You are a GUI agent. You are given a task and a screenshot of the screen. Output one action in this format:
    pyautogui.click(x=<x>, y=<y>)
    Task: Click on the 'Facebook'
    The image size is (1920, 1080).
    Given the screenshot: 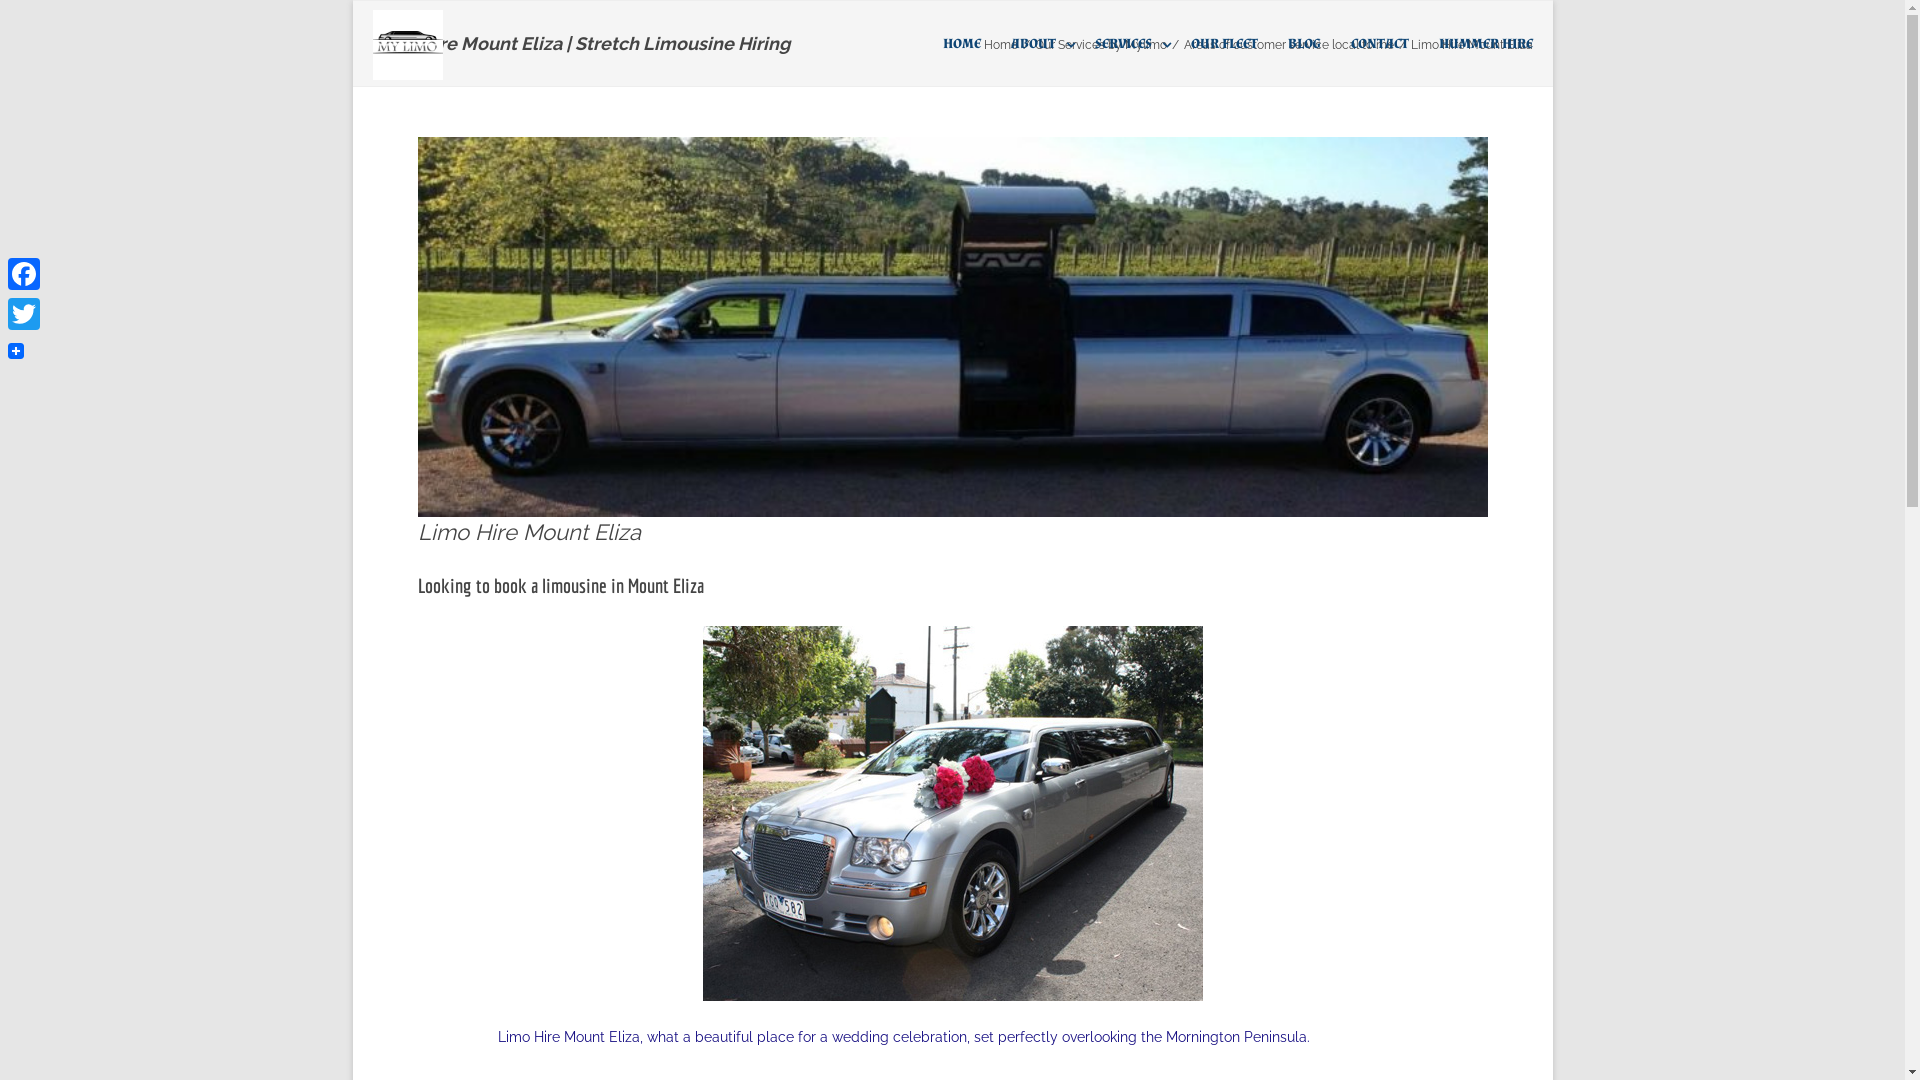 What is the action you would take?
    pyautogui.click(x=24, y=273)
    